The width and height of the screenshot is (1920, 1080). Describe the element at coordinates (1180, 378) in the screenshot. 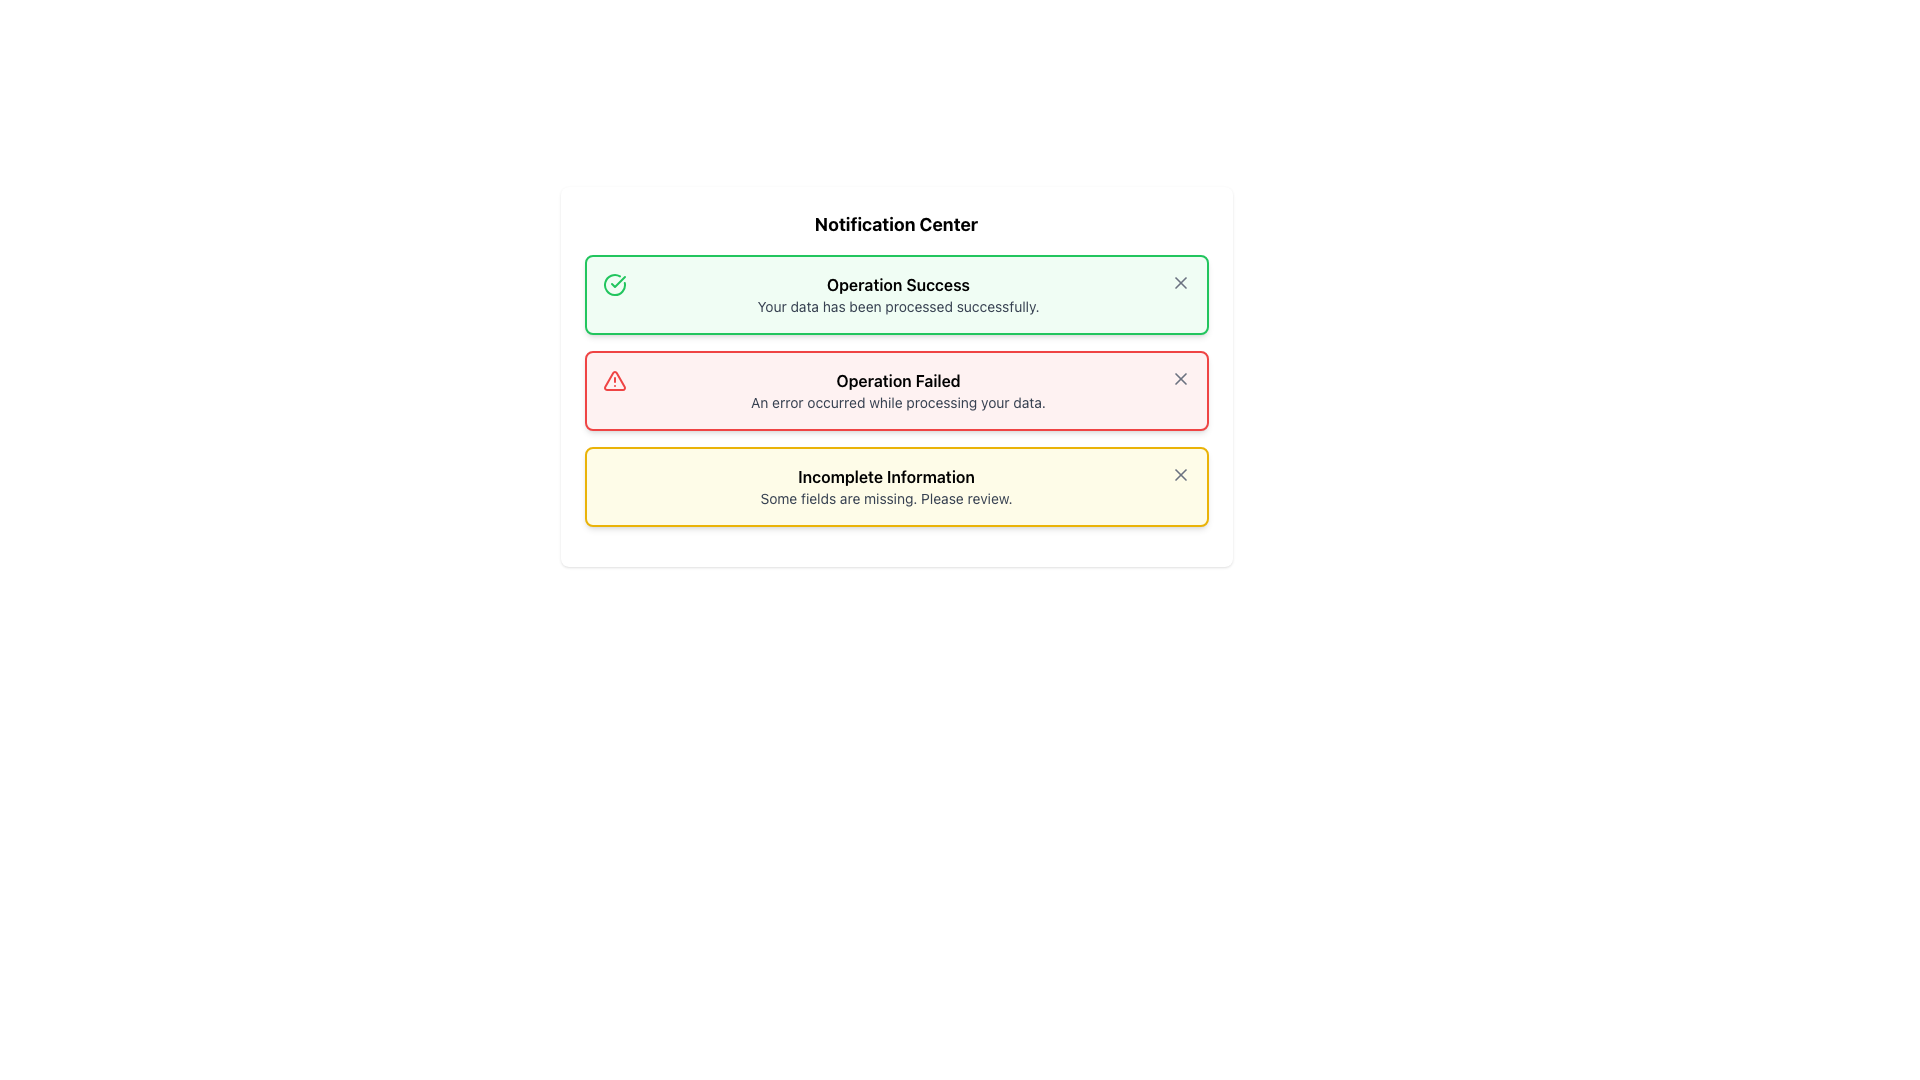

I see `the 'X' icon, which is an SVG-based button styled with sharp diagonal lines` at that location.